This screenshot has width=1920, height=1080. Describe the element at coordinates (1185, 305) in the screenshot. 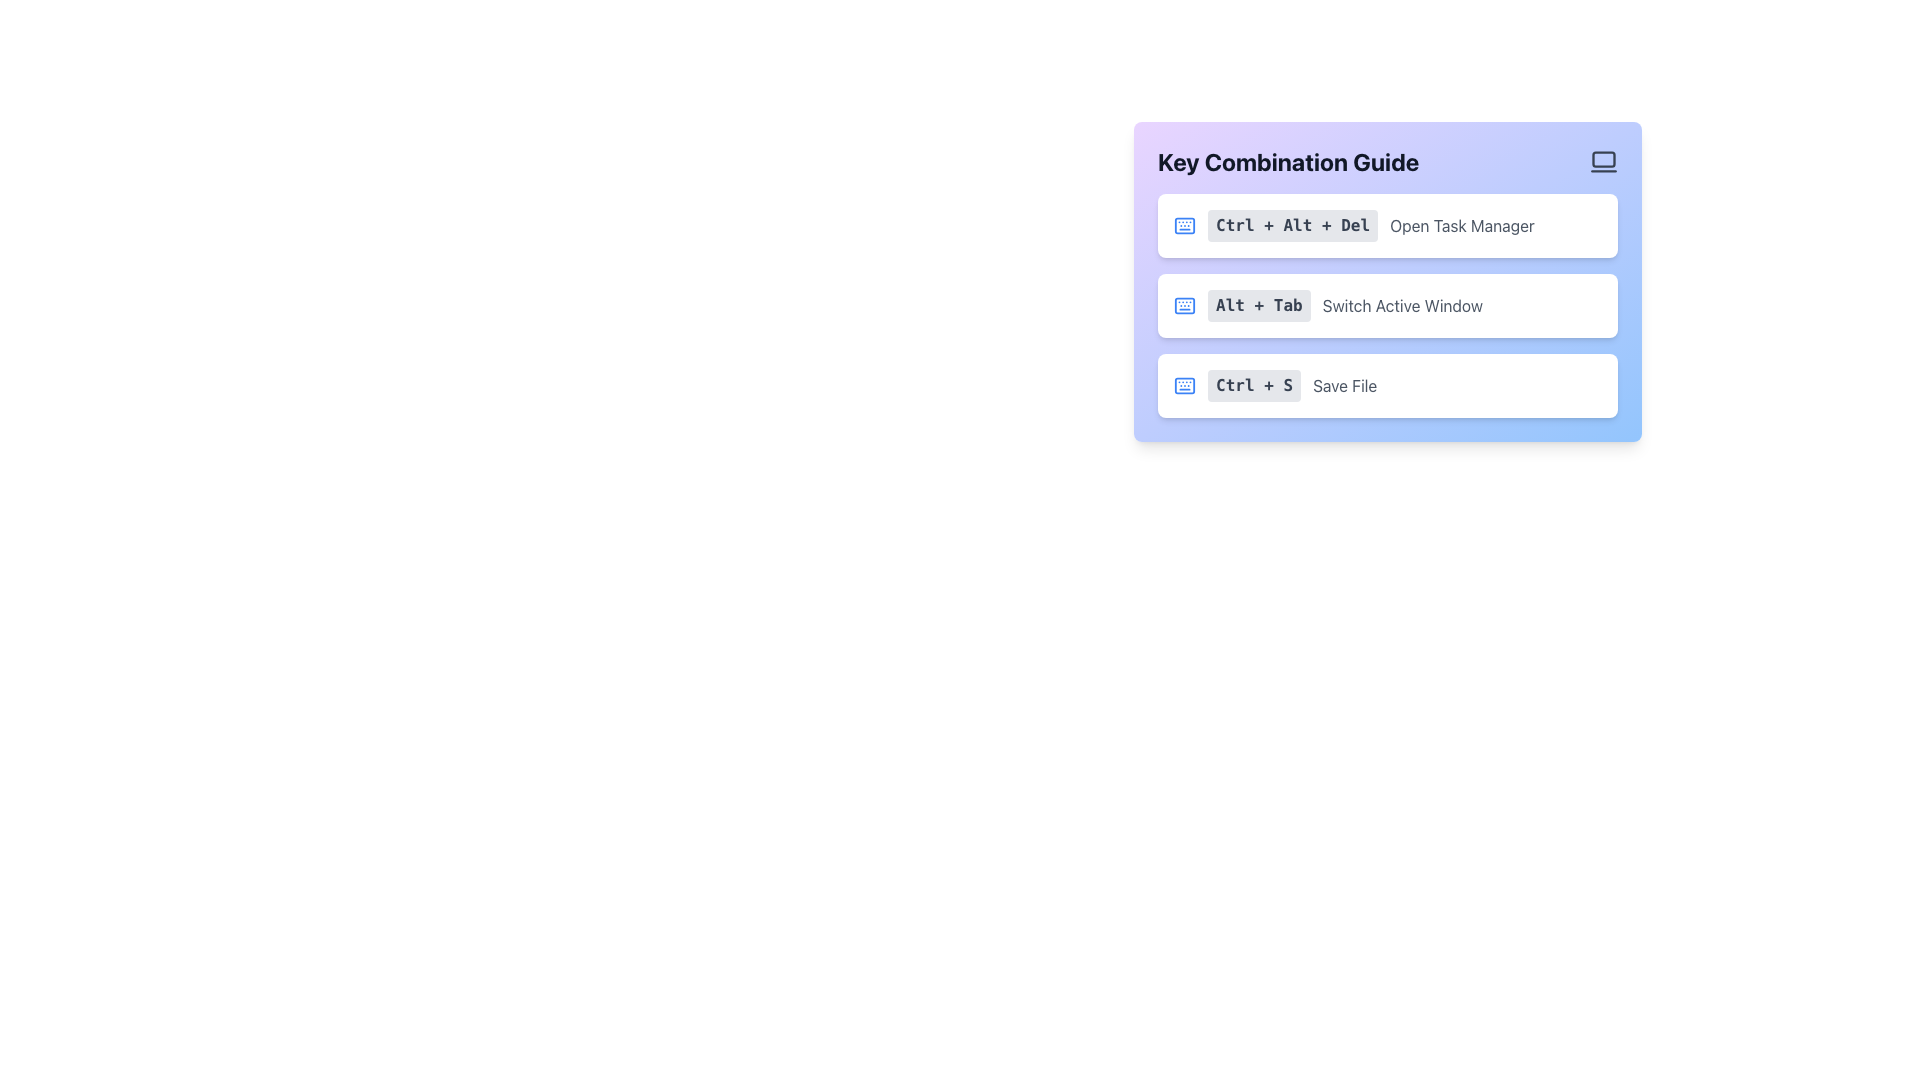

I see `the 8th element in the SVG representation of the keyboard icon, which is part of the second list item in a vertical guide layout` at that location.